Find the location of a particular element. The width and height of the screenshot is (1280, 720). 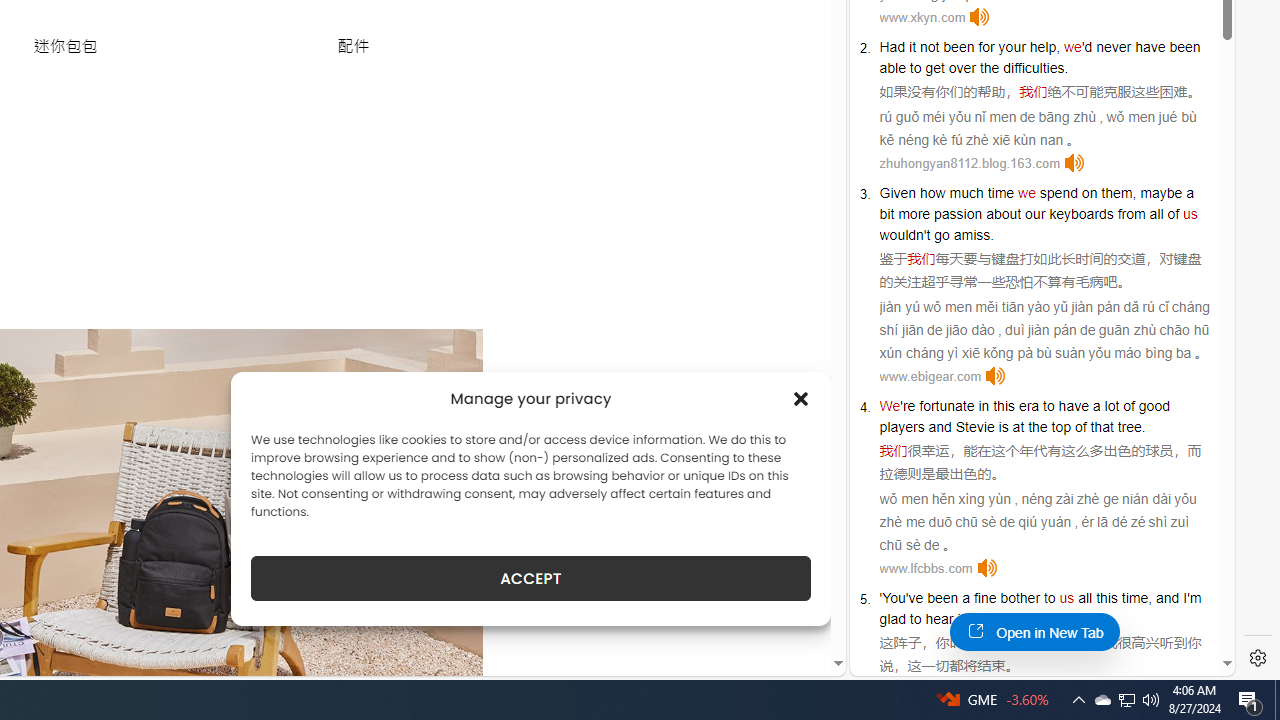

'amiss' is located at coordinates (972, 234).